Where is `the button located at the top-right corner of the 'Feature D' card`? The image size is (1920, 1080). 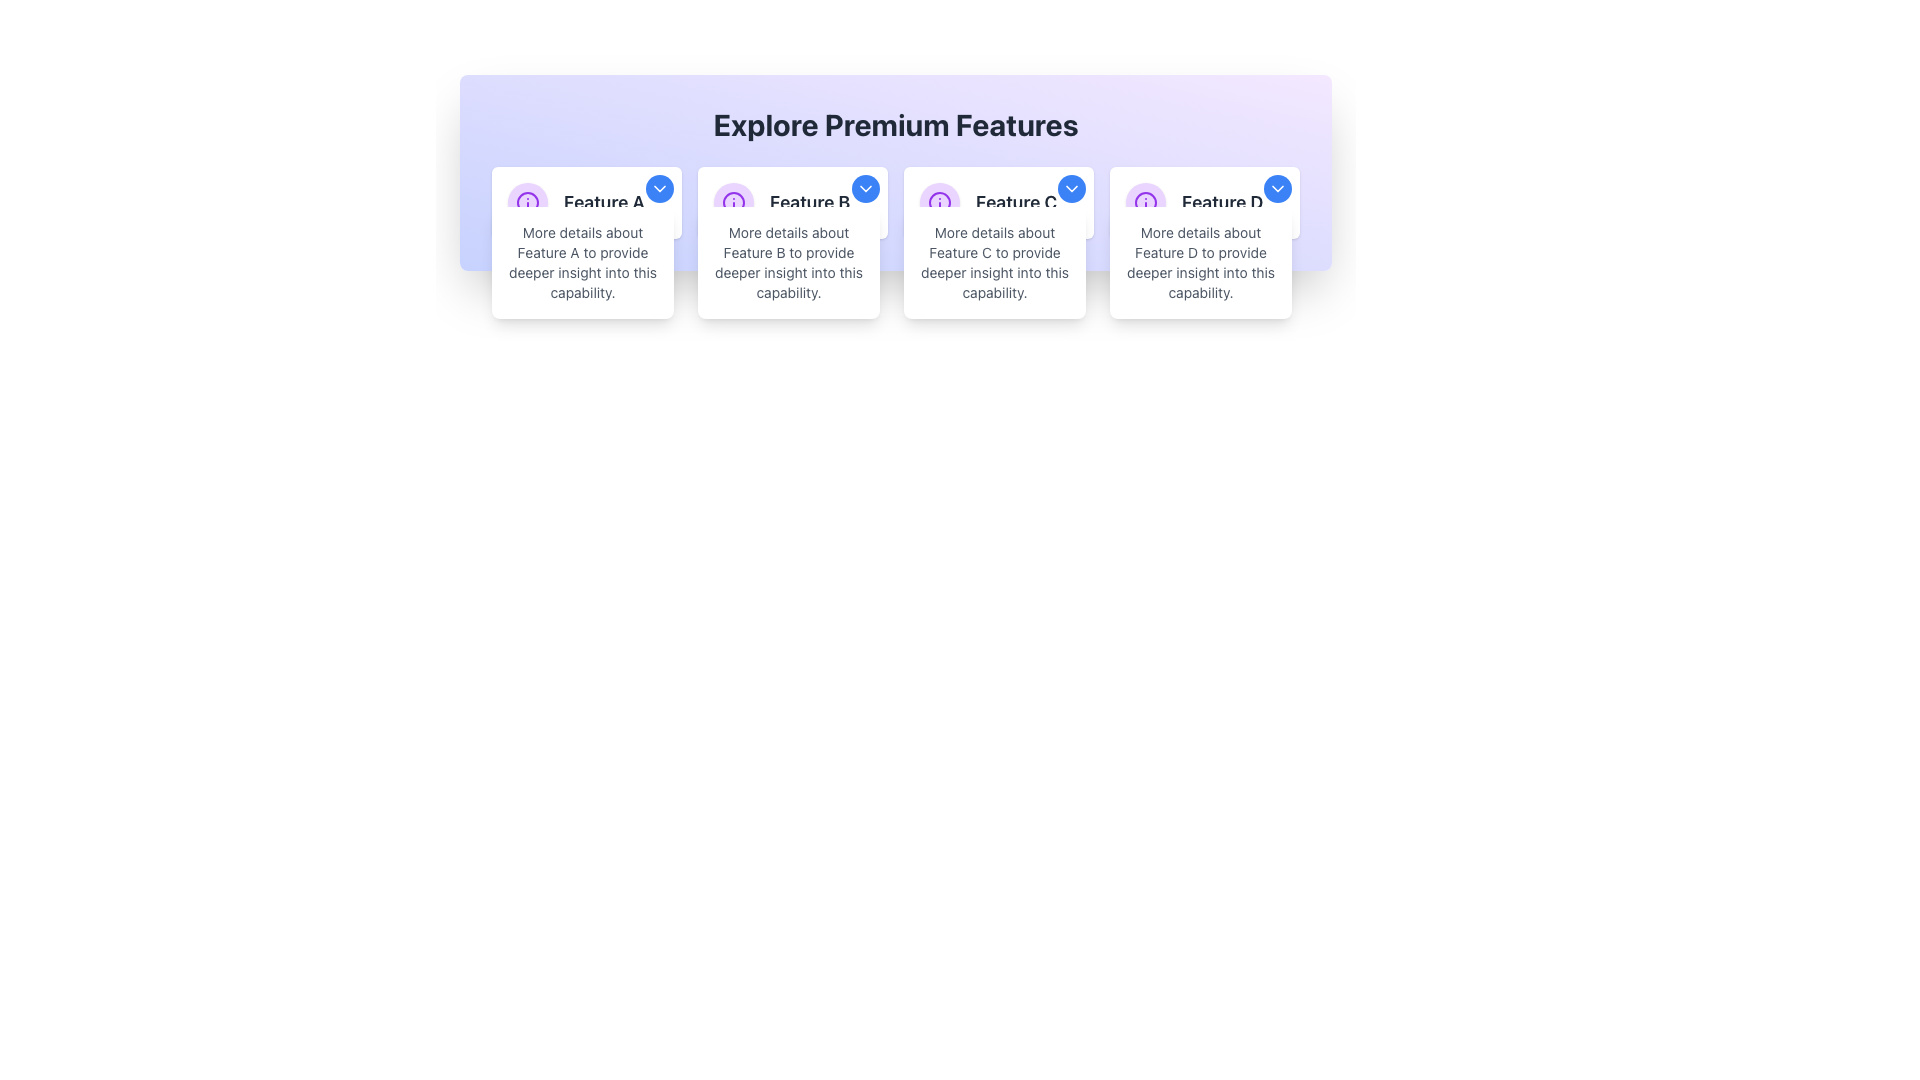
the button located at the top-right corner of the 'Feature D' card is located at coordinates (1276, 189).